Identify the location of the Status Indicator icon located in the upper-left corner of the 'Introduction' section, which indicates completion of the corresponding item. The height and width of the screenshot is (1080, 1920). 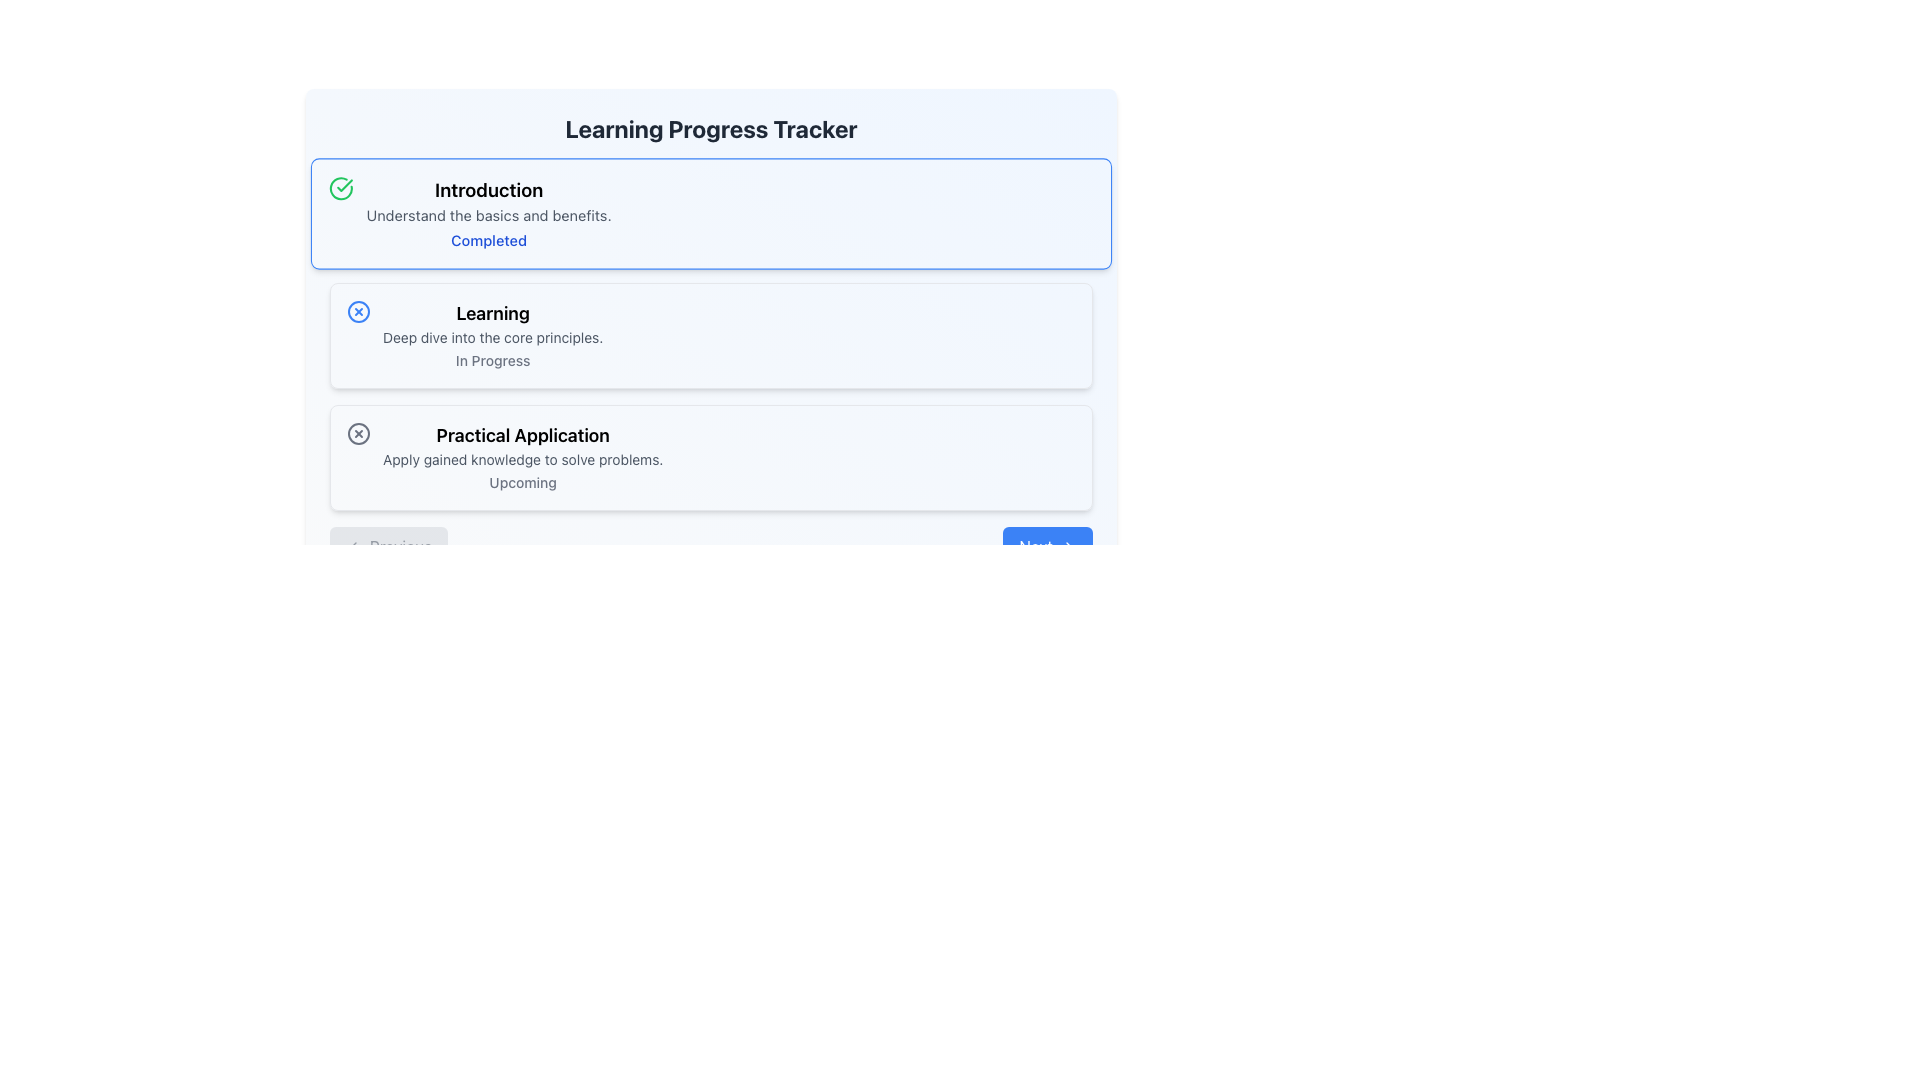
(341, 188).